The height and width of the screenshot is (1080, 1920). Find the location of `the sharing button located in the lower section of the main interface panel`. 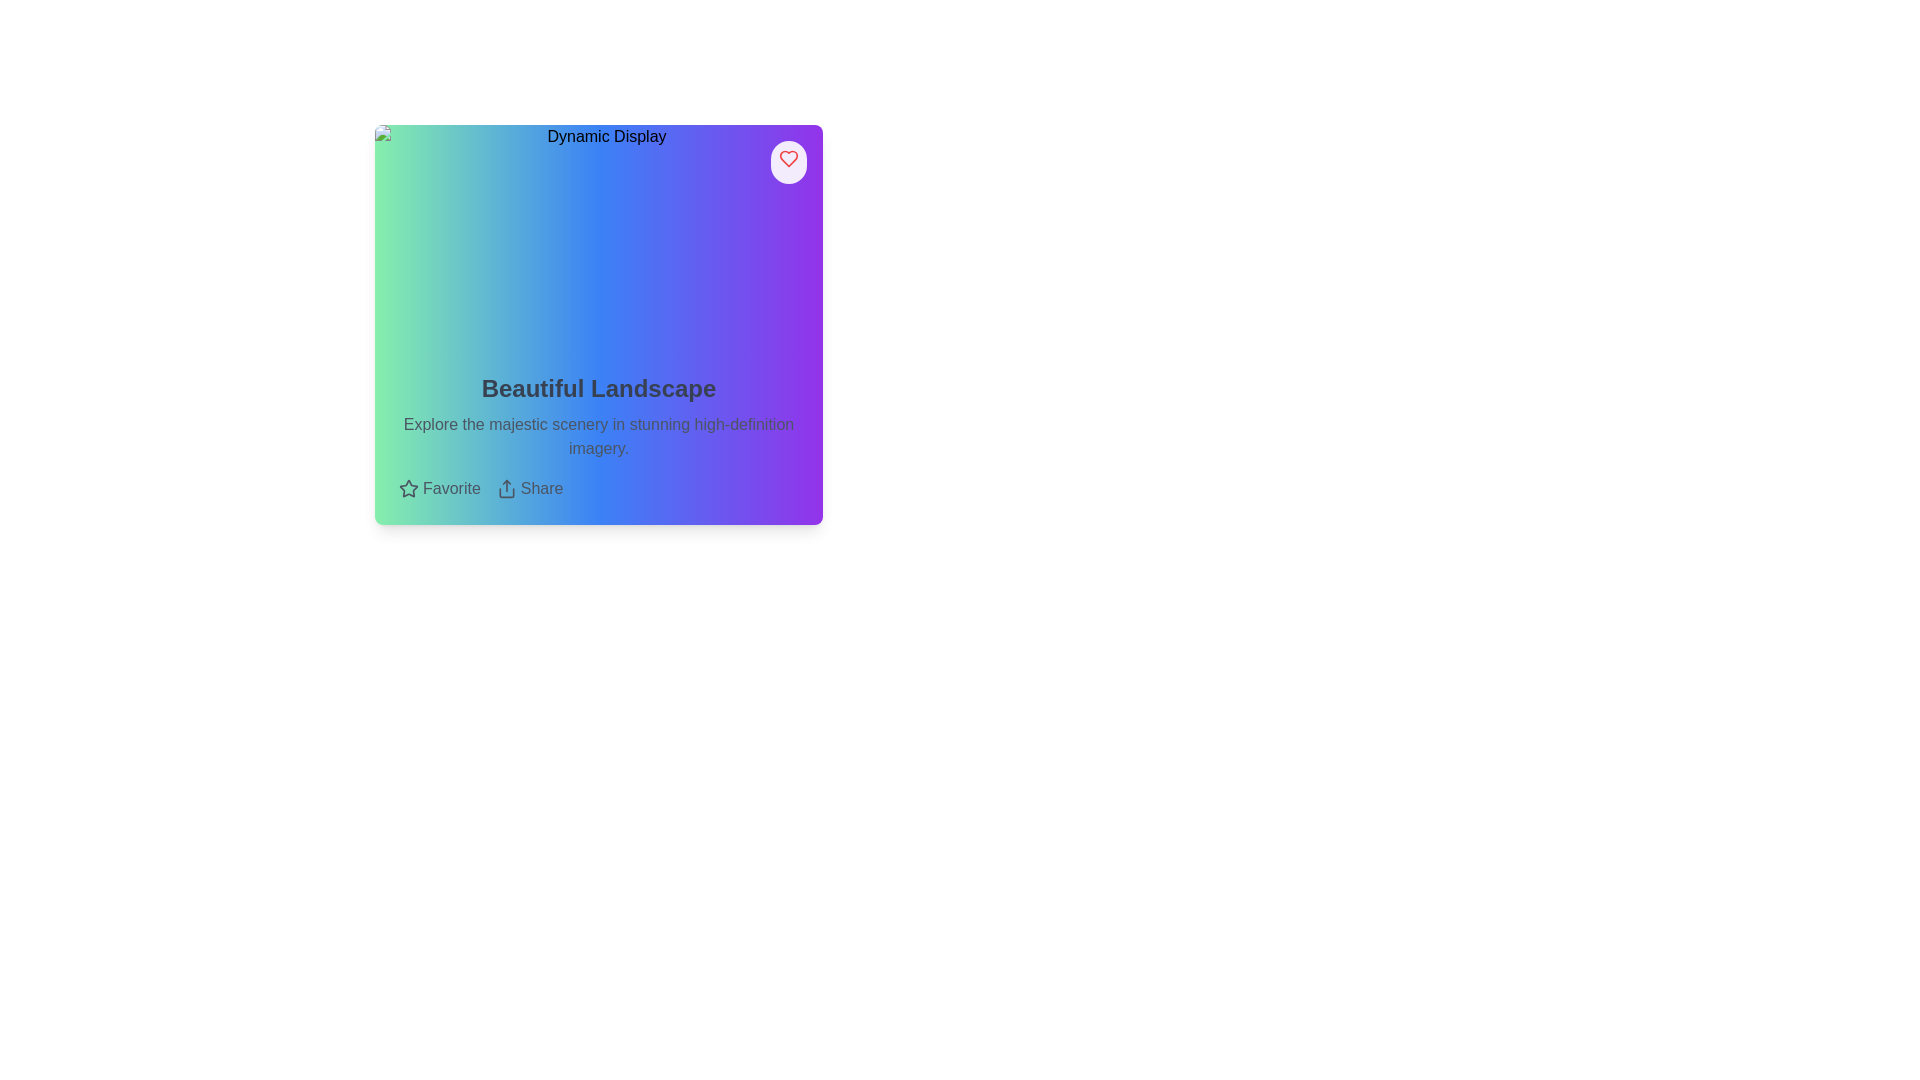

the sharing button located in the lower section of the main interface panel is located at coordinates (530, 489).